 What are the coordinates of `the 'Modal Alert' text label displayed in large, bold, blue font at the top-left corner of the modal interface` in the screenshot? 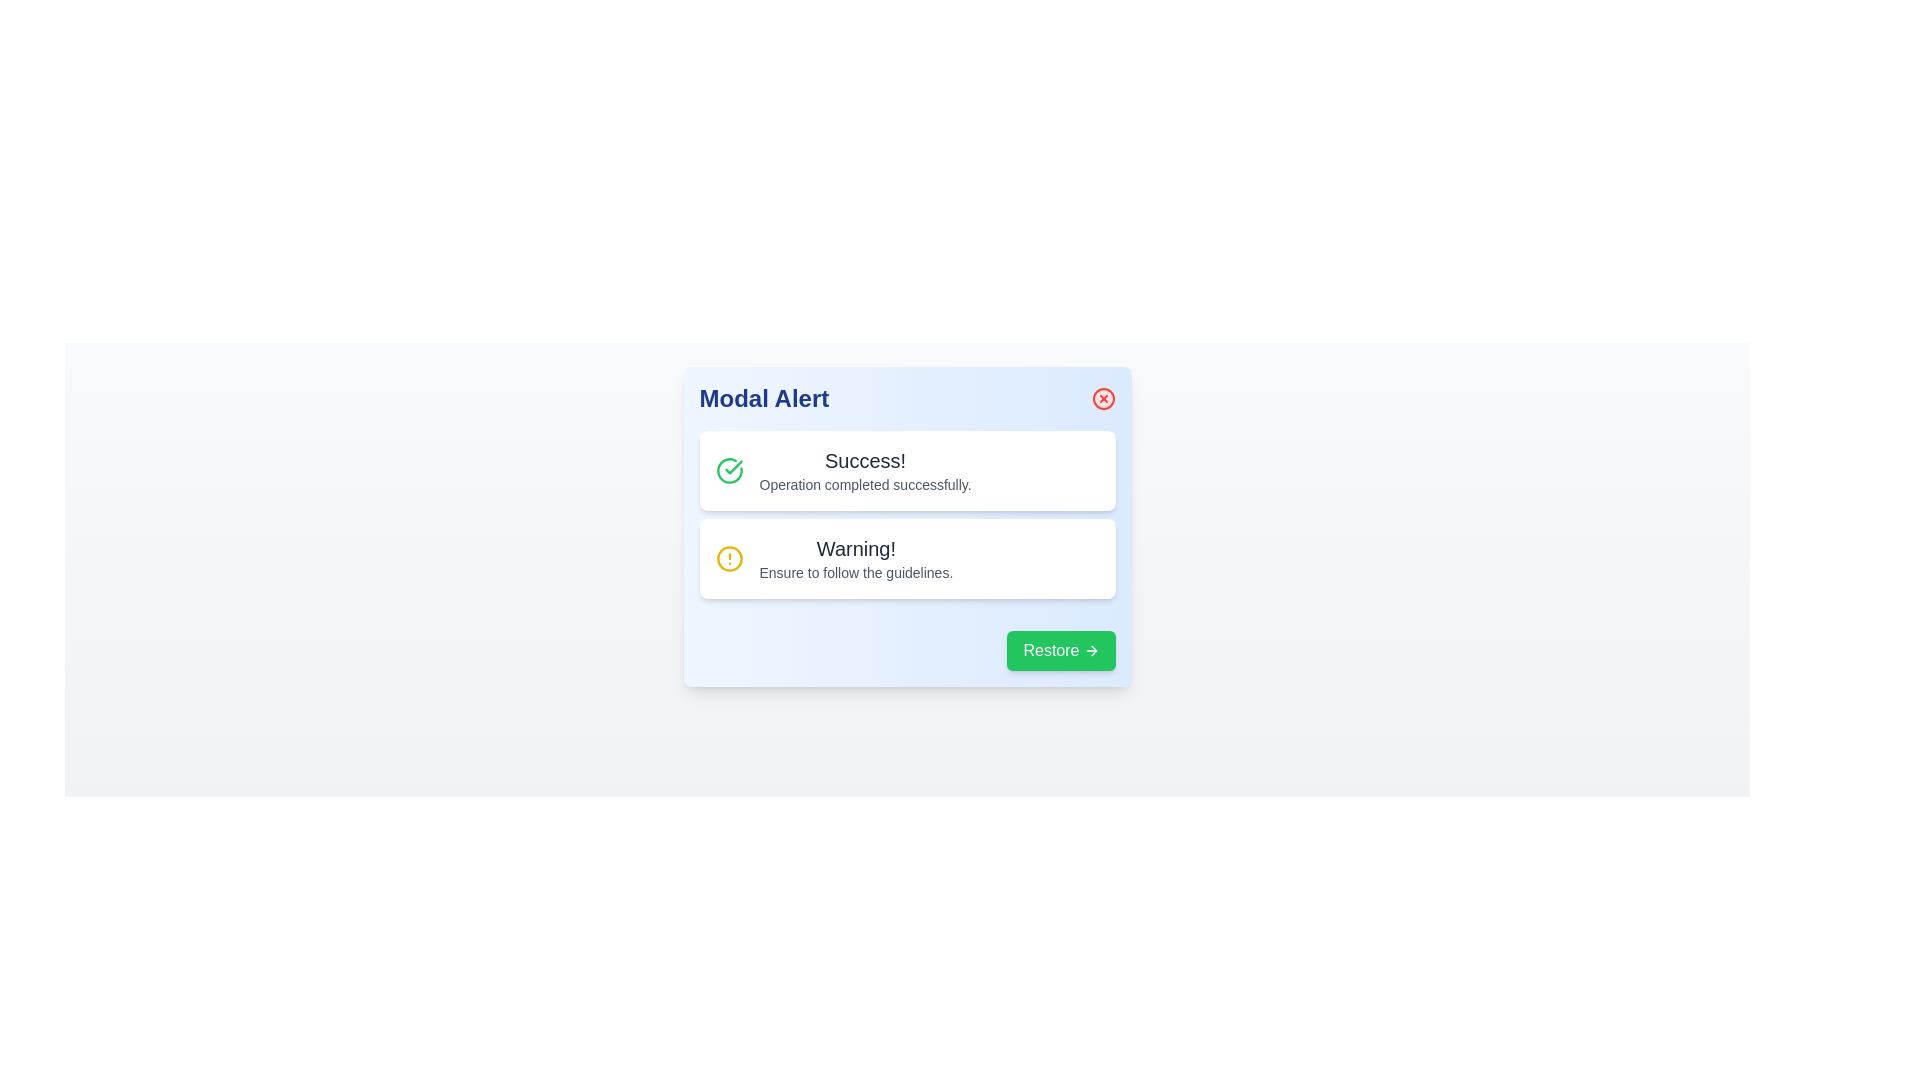 It's located at (763, 398).